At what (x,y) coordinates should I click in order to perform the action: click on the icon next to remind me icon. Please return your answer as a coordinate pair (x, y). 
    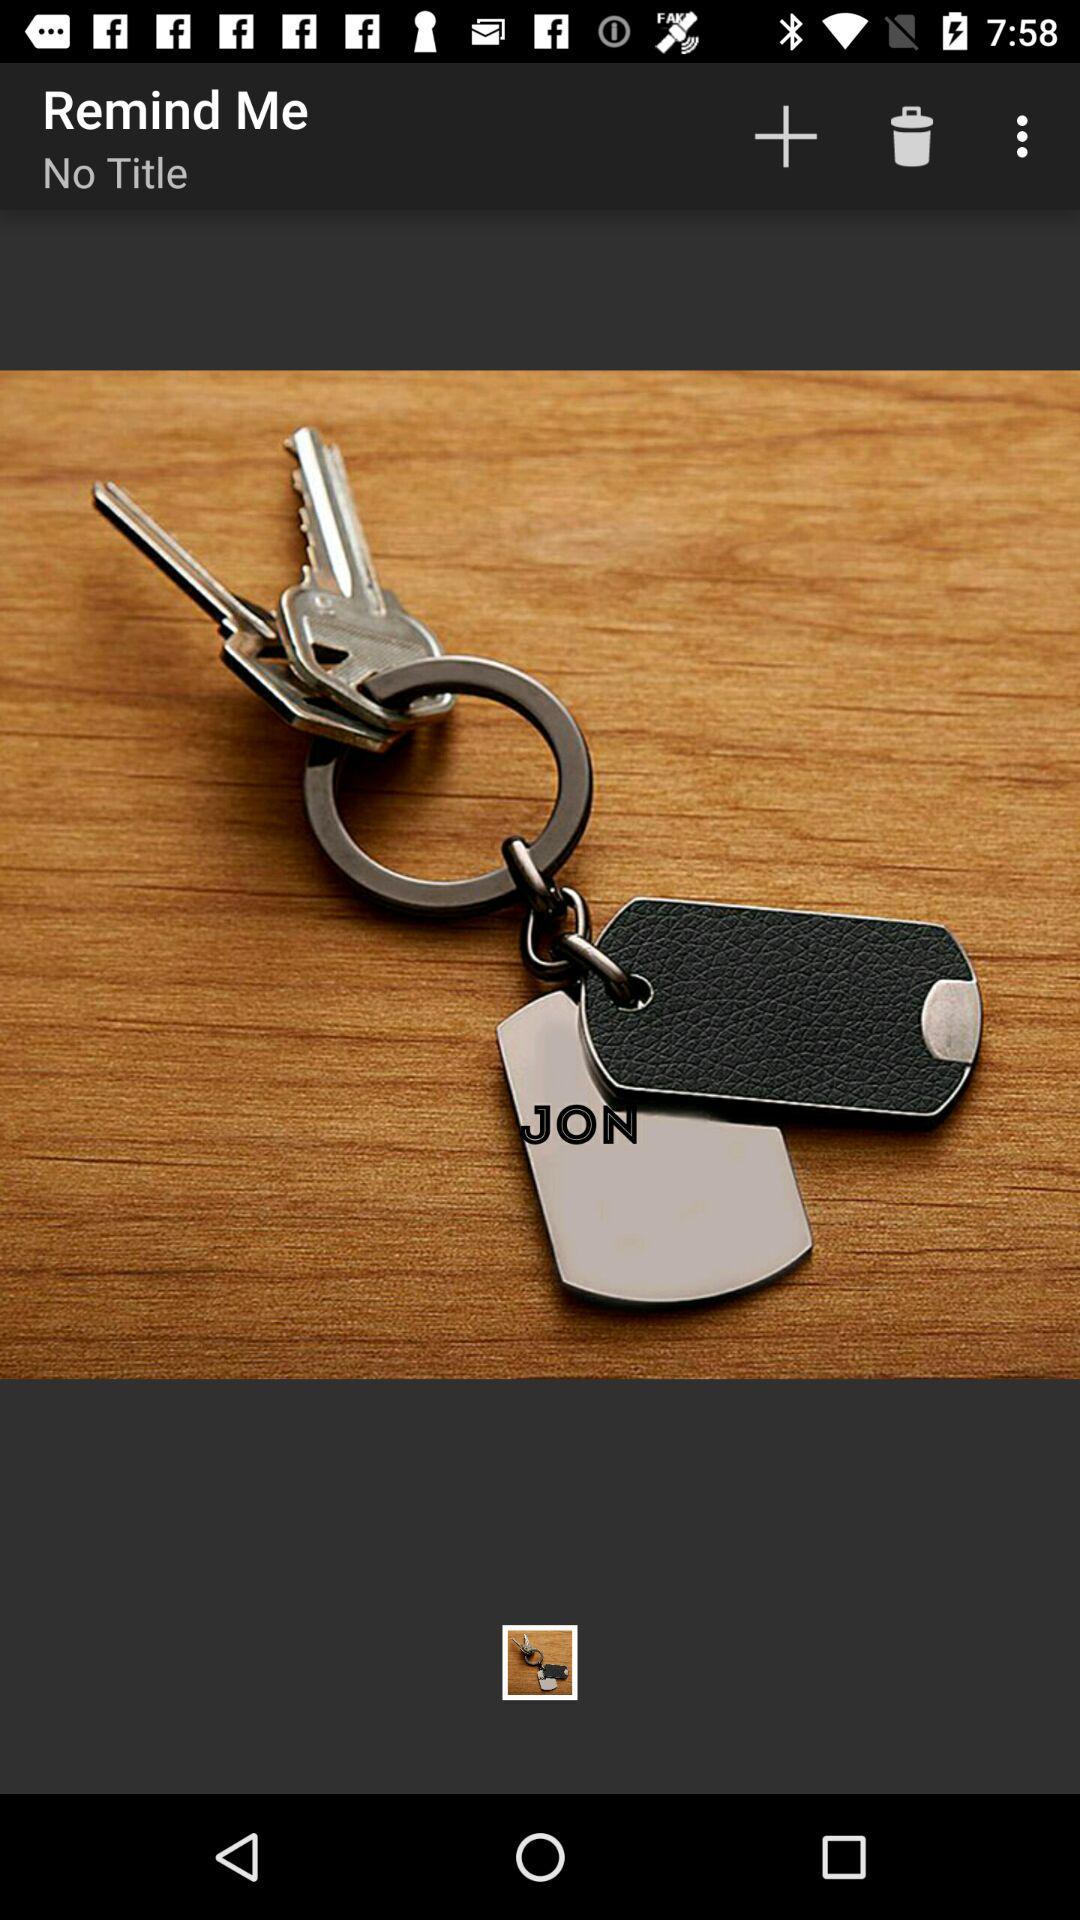
    Looking at the image, I should click on (785, 135).